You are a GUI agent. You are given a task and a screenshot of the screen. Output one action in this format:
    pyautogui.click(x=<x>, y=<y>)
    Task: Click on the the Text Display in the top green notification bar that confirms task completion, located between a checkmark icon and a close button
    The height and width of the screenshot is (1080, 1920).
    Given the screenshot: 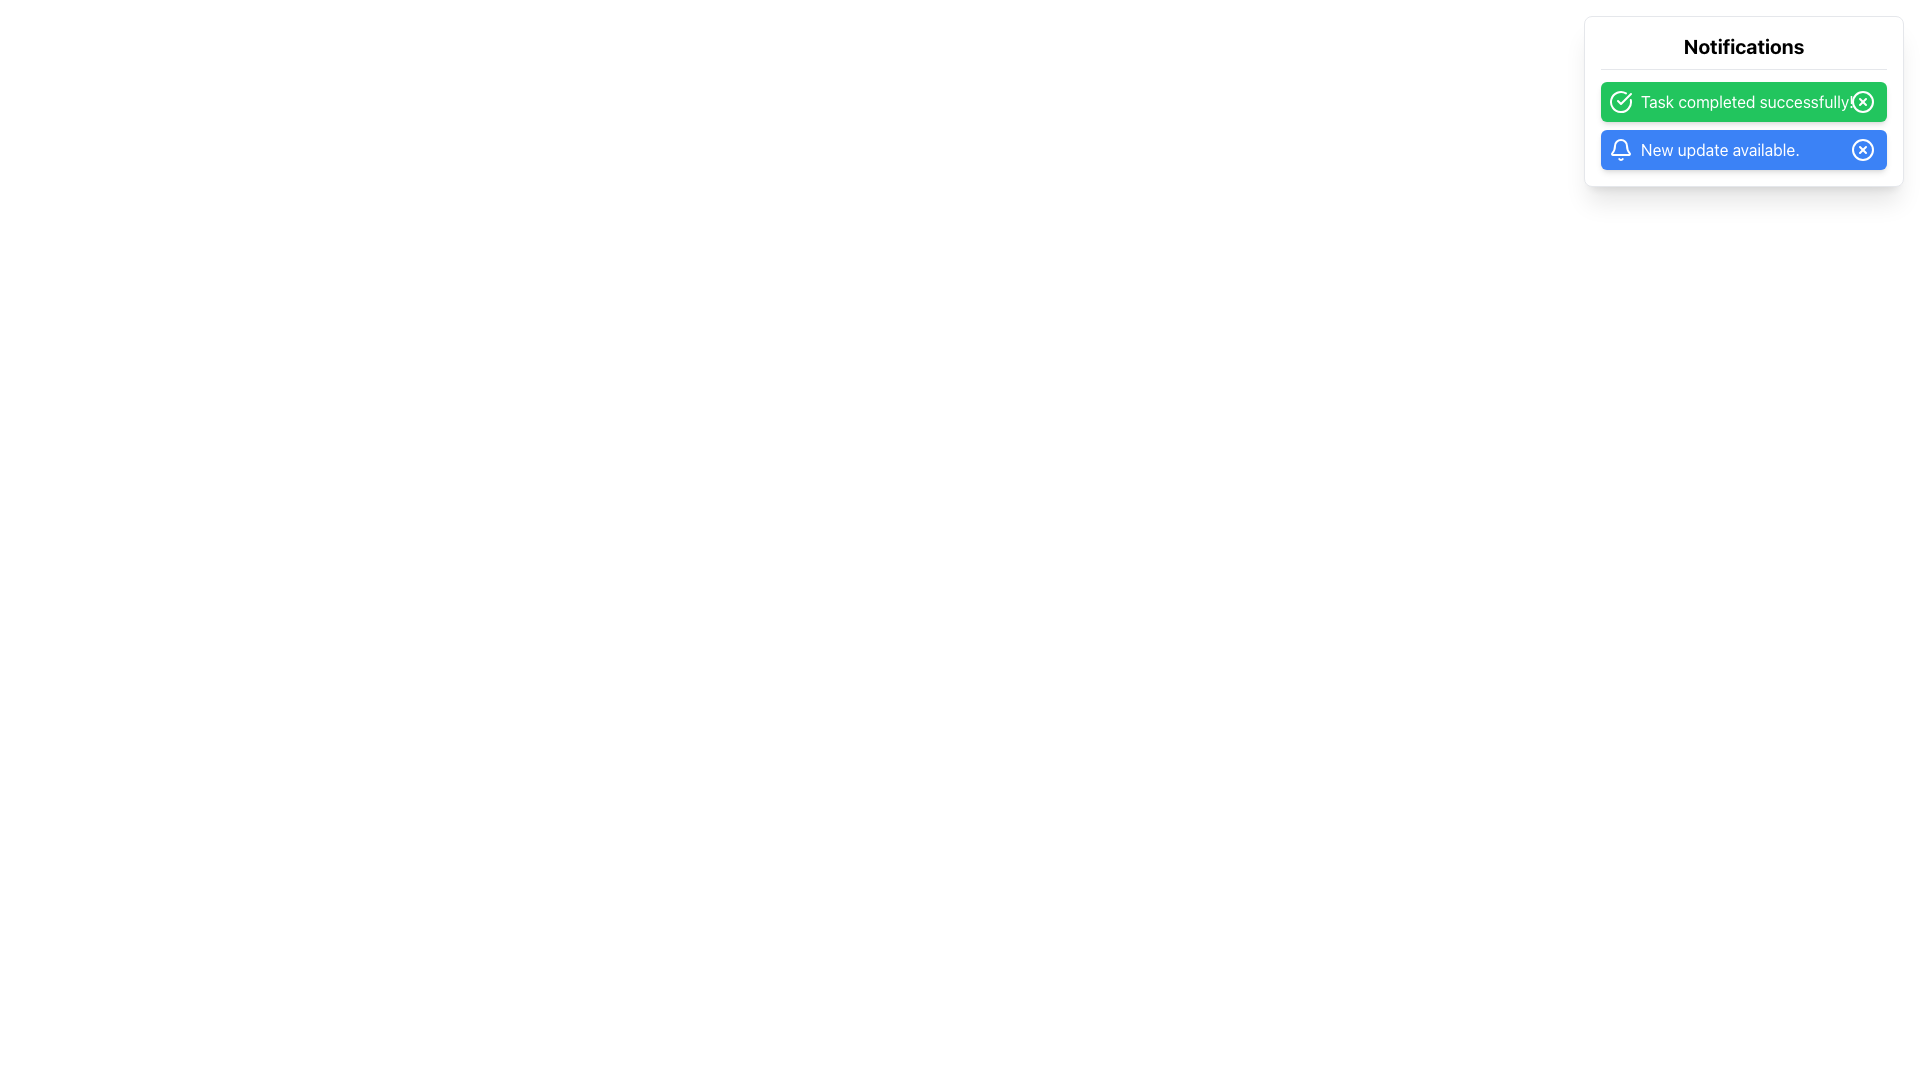 What is the action you would take?
    pyautogui.click(x=1746, y=101)
    